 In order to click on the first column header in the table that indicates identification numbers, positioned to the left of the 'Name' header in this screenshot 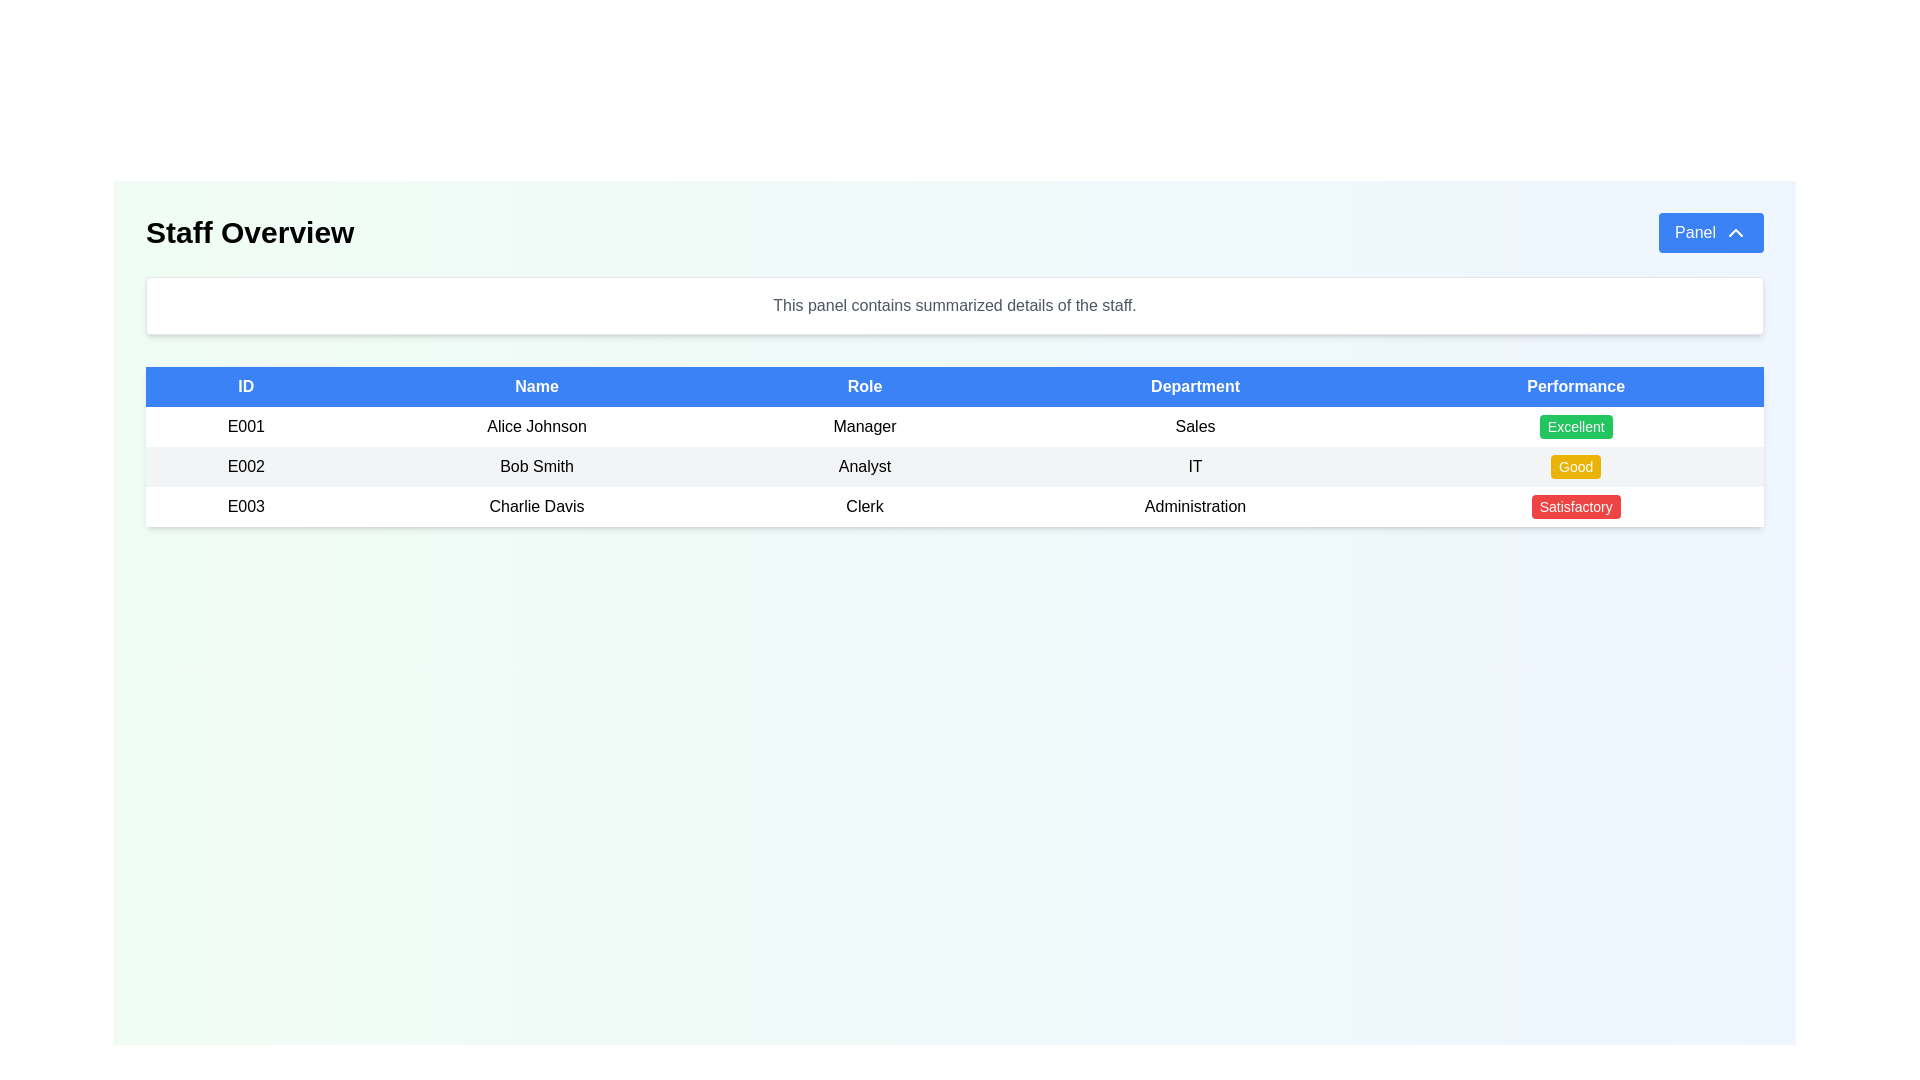, I will do `click(245, 386)`.